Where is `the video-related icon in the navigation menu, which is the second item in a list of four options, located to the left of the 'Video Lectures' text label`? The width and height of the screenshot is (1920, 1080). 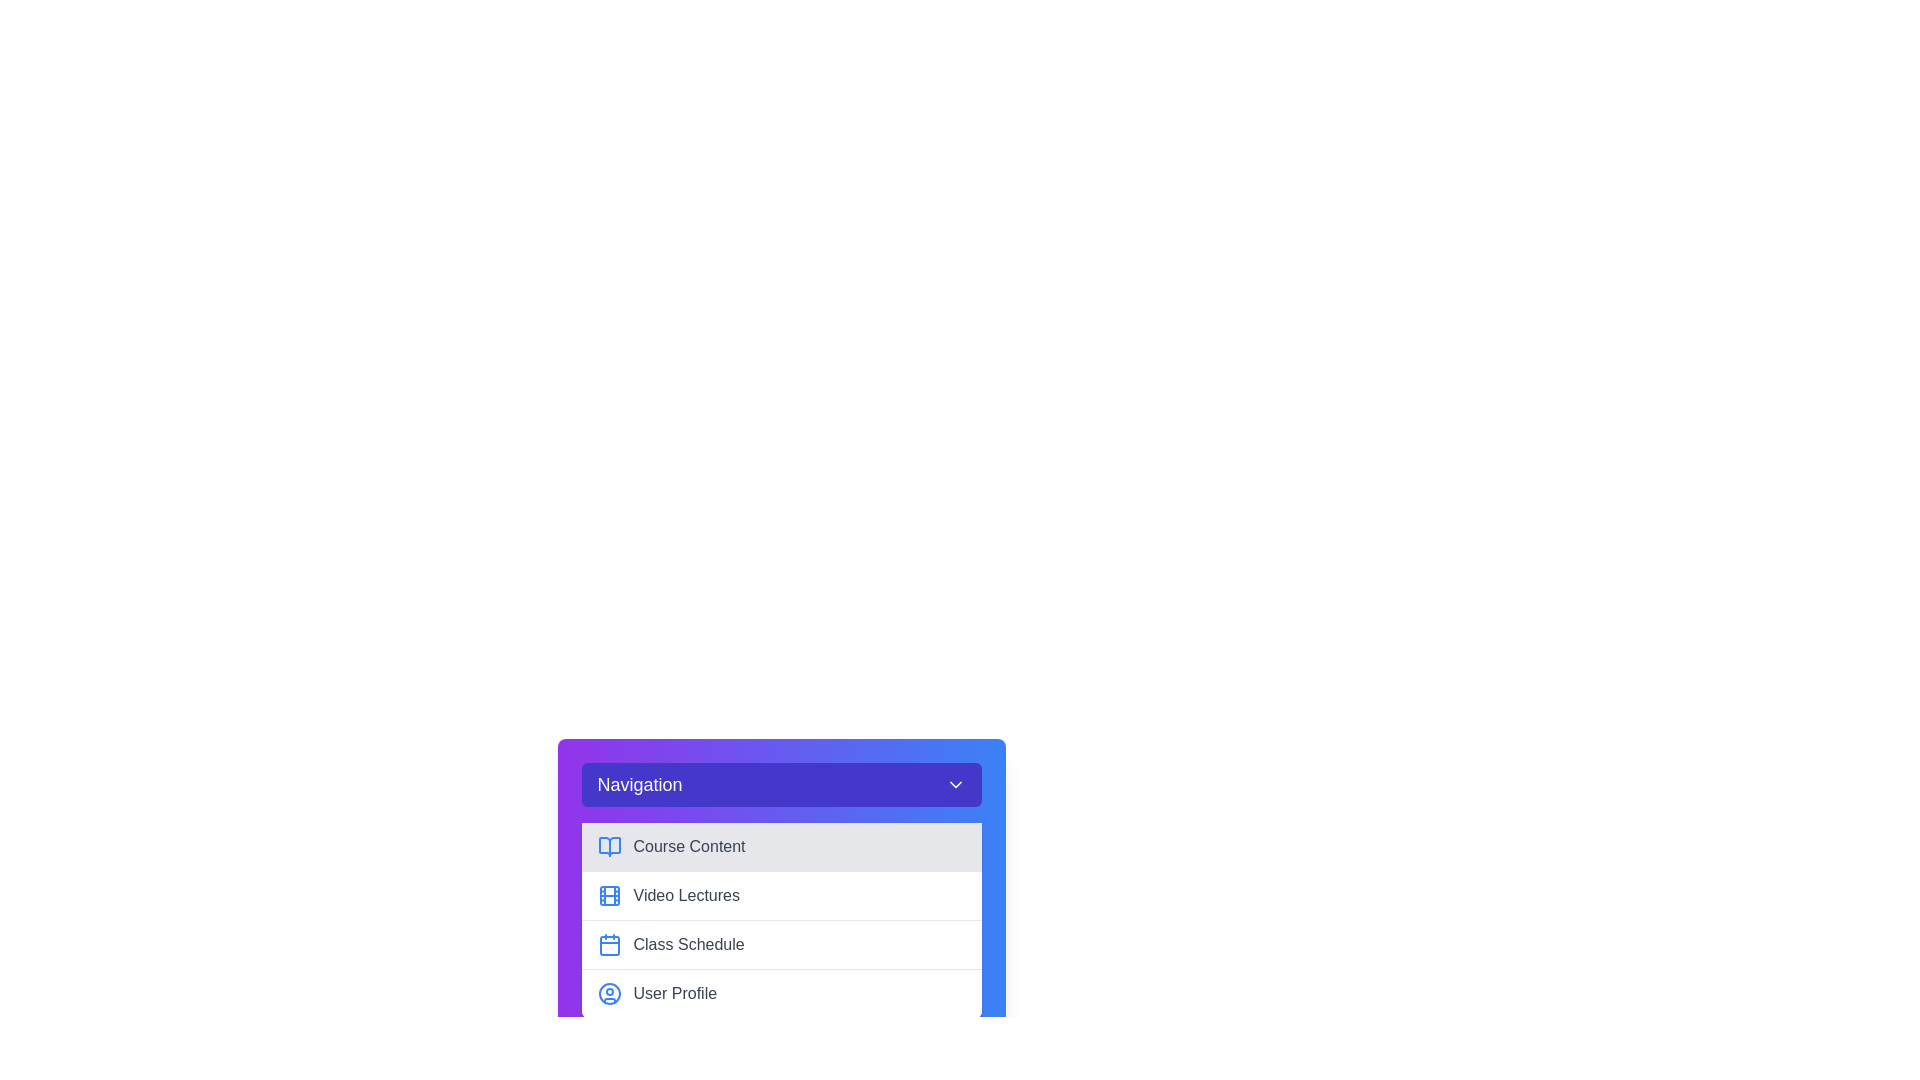 the video-related icon in the navigation menu, which is the second item in a list of four options, located to the left of the 'Video Lectures' text label is located at coordinates (608, 894).